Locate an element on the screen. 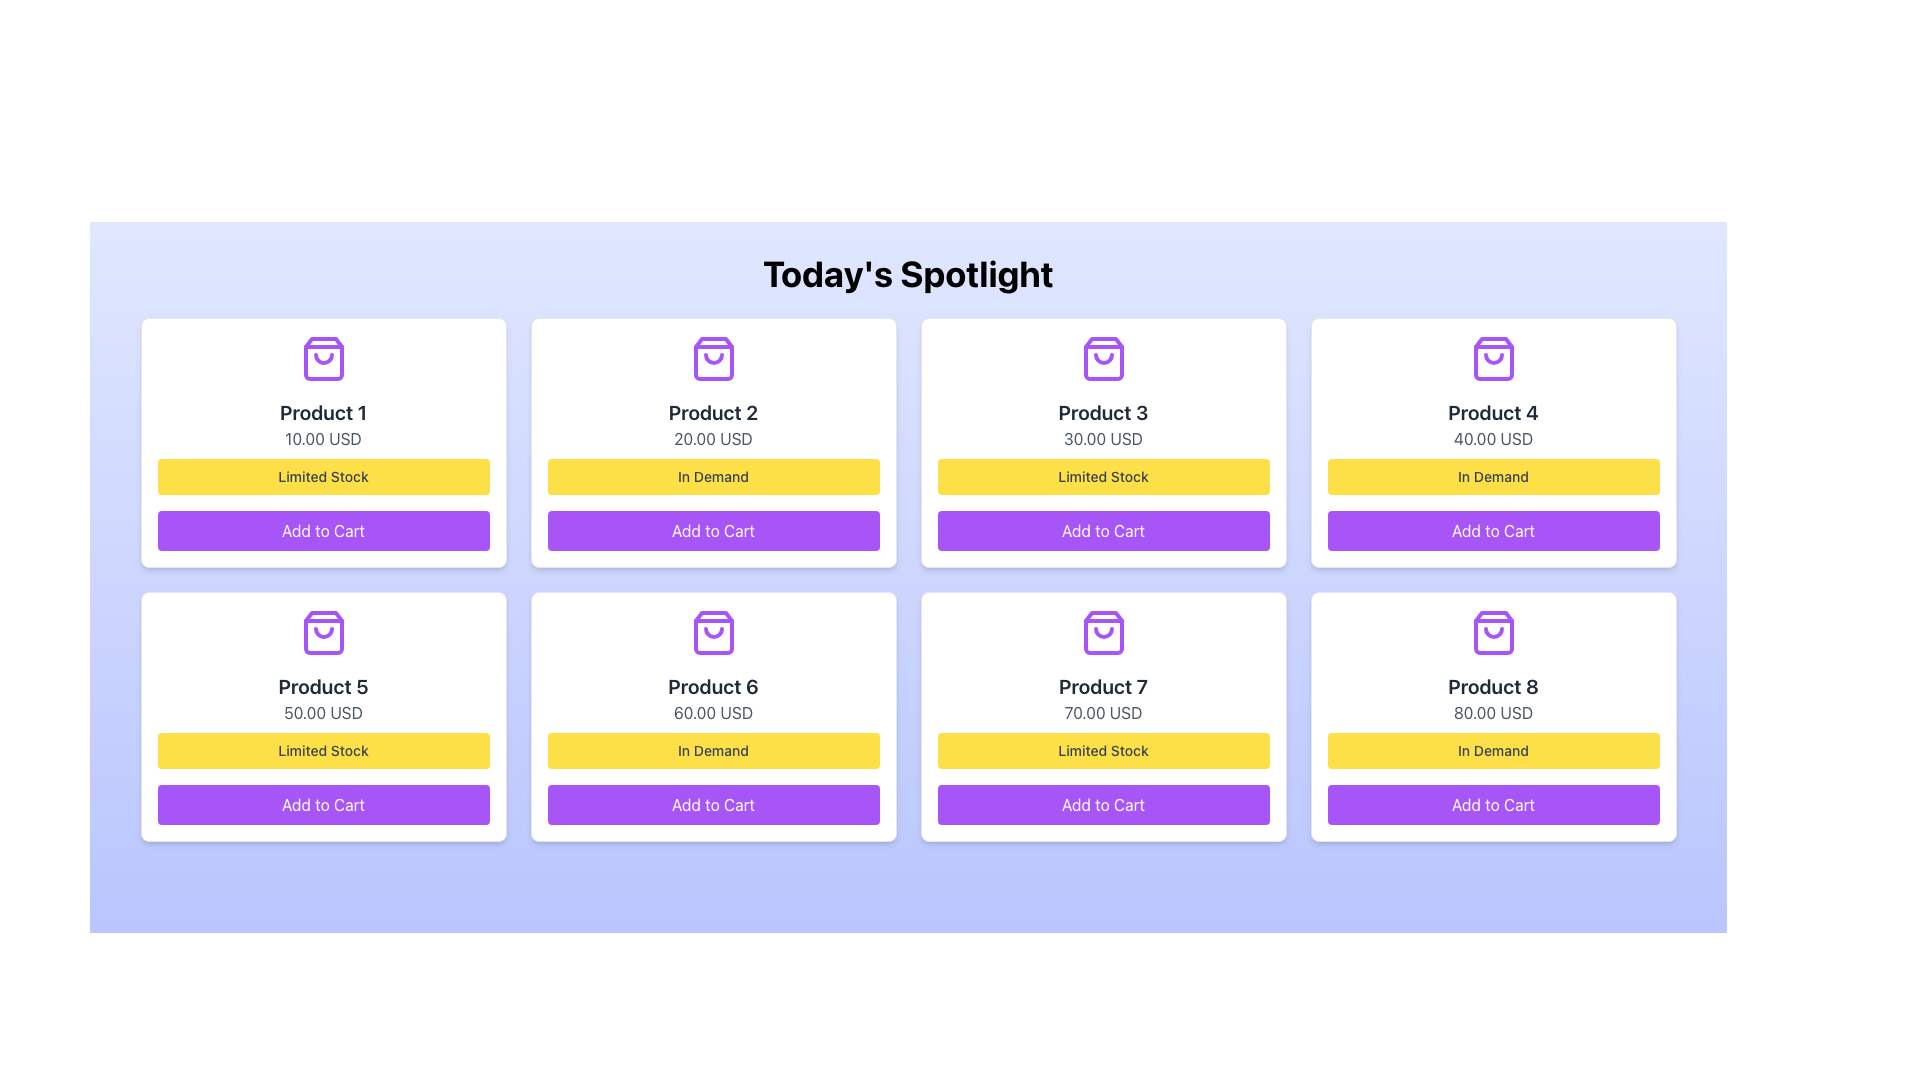 Image resolution: width=1920 pixels, height=1080 pixels. the Text Label displaying the product's title and price within the 'Product 8' card, located below the shopping bag icon and above the 'In Demand' label is located at coordinates (1493, 697).